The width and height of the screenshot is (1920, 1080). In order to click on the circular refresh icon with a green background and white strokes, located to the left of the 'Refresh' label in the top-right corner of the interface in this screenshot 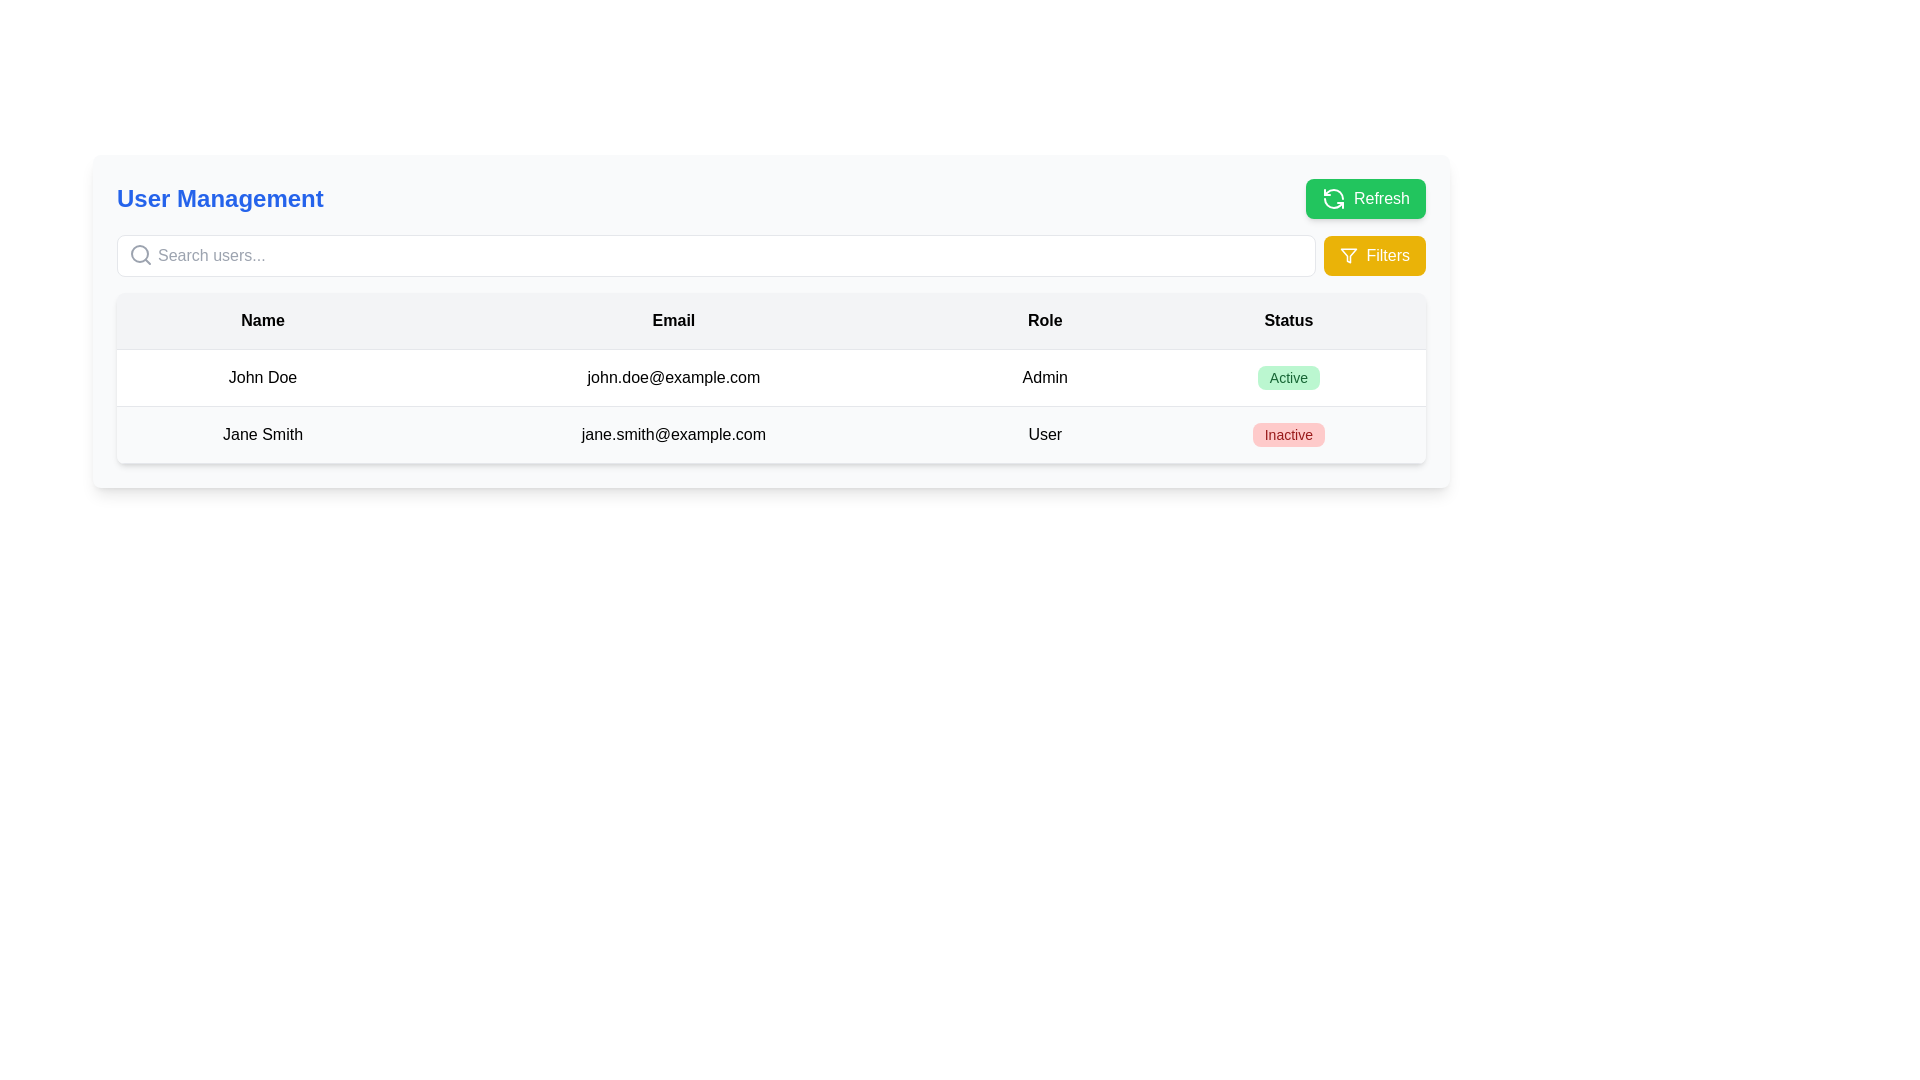, I will do `click(1334, 199)`.